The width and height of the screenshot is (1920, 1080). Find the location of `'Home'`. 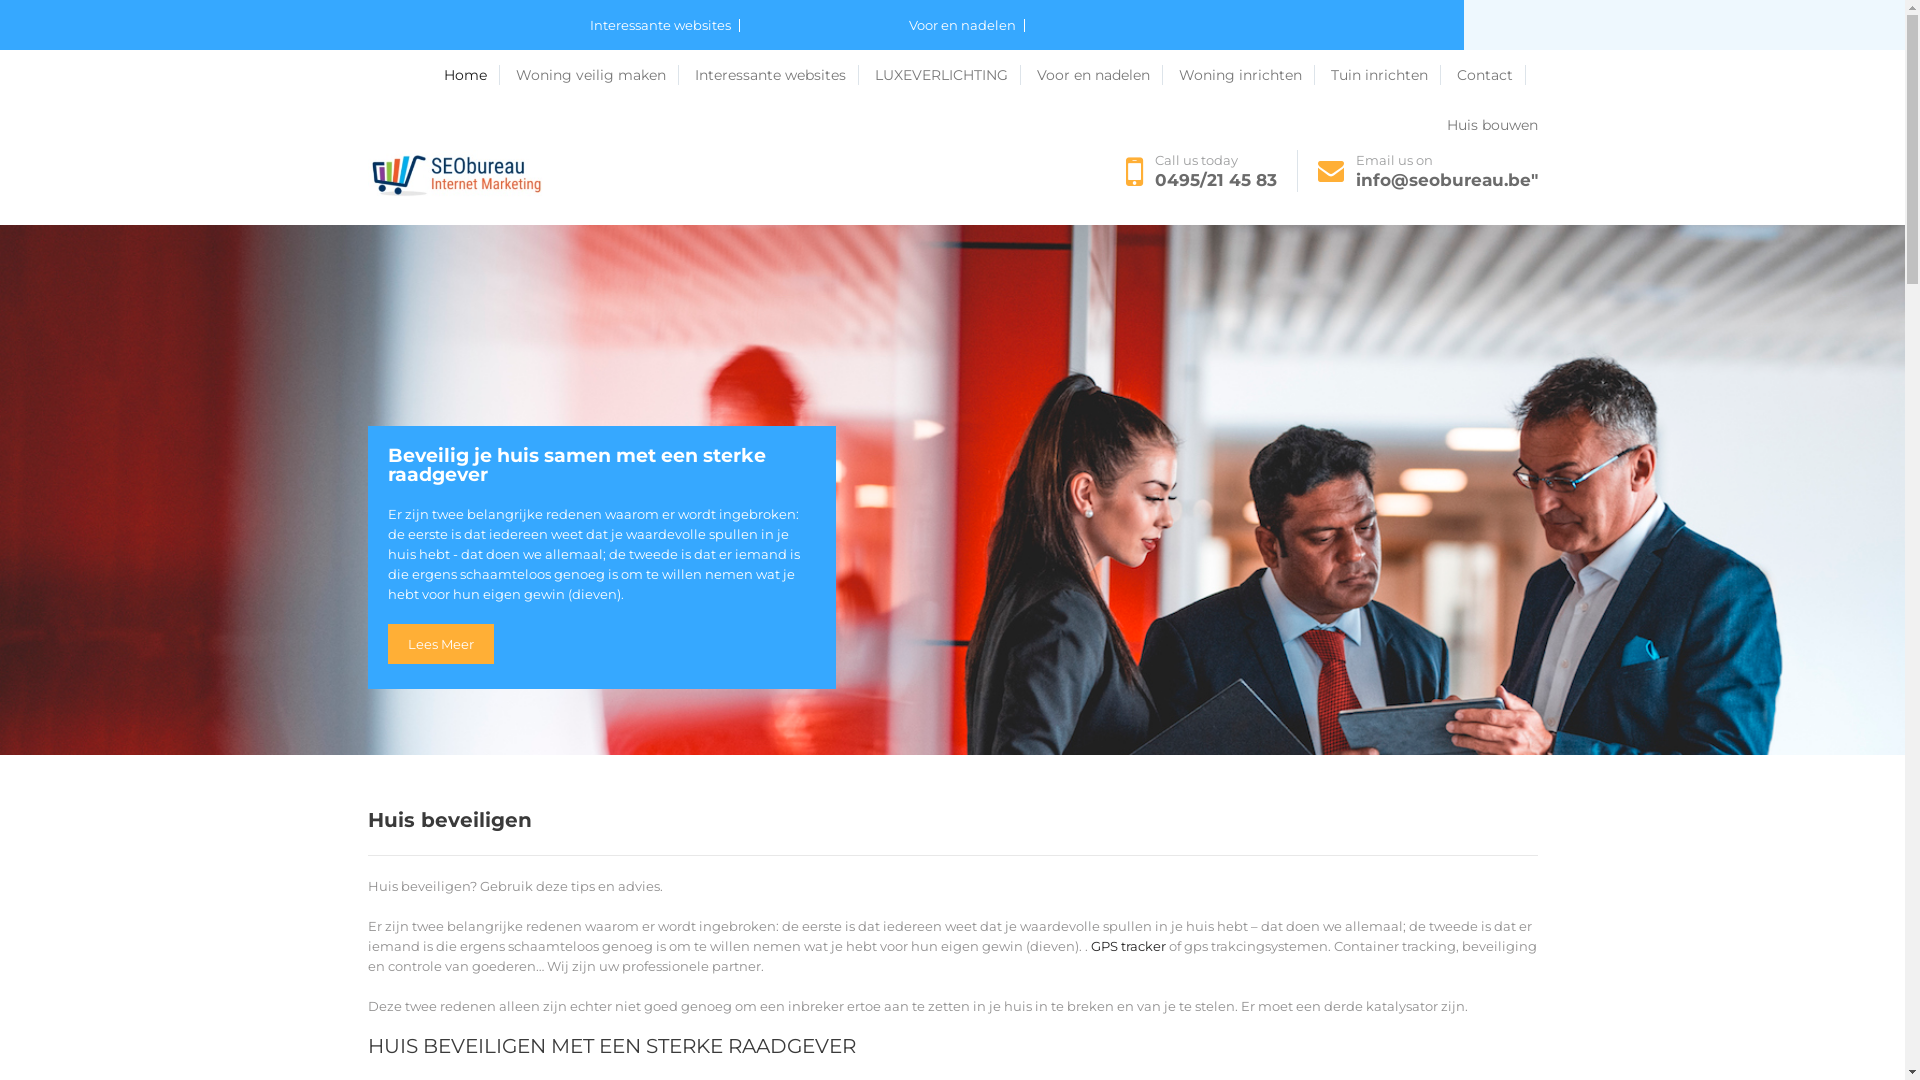

'Home' is located at coordinates (443, 73).